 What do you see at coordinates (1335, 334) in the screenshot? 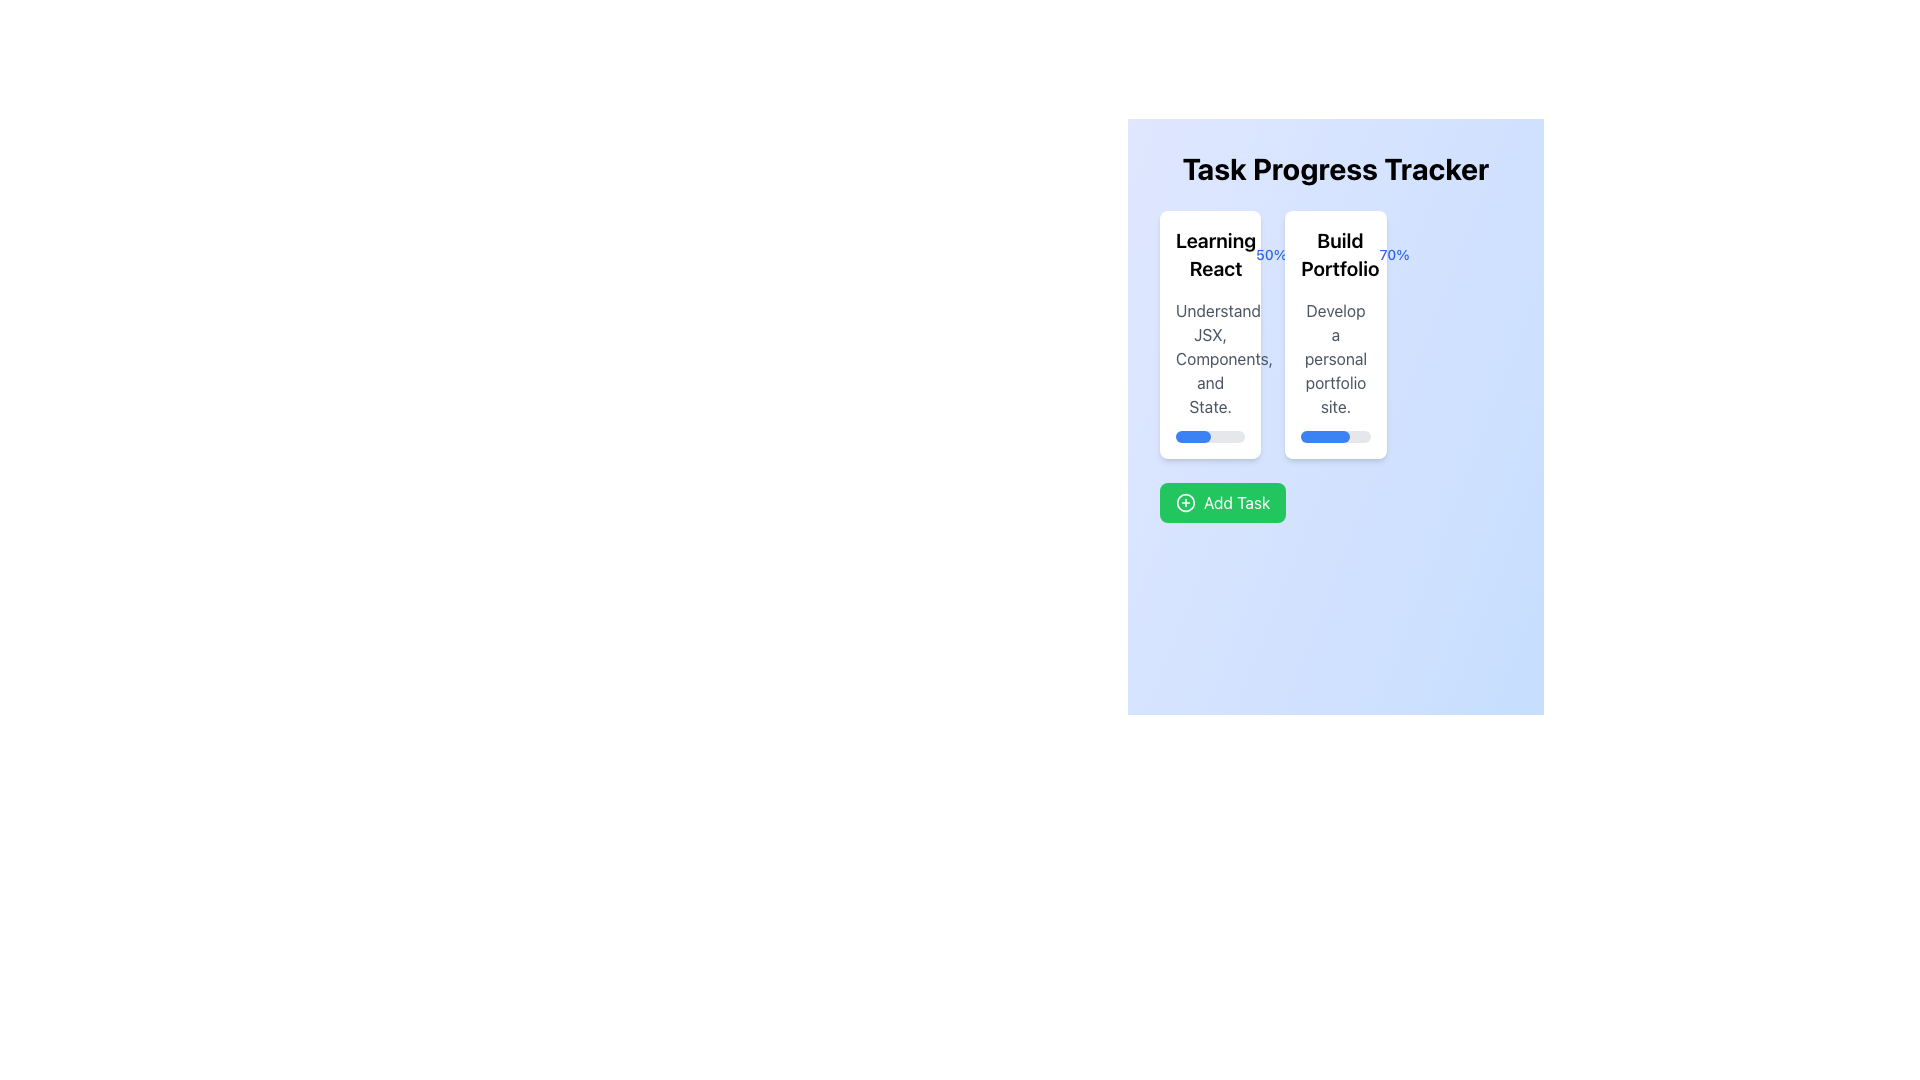
I see `text displayed on the Informational Card for the task 'Build Portfolio', which is the second card in the grid layout under the 'Task Progress Tracker' section` at bounding box center [1335, 334].